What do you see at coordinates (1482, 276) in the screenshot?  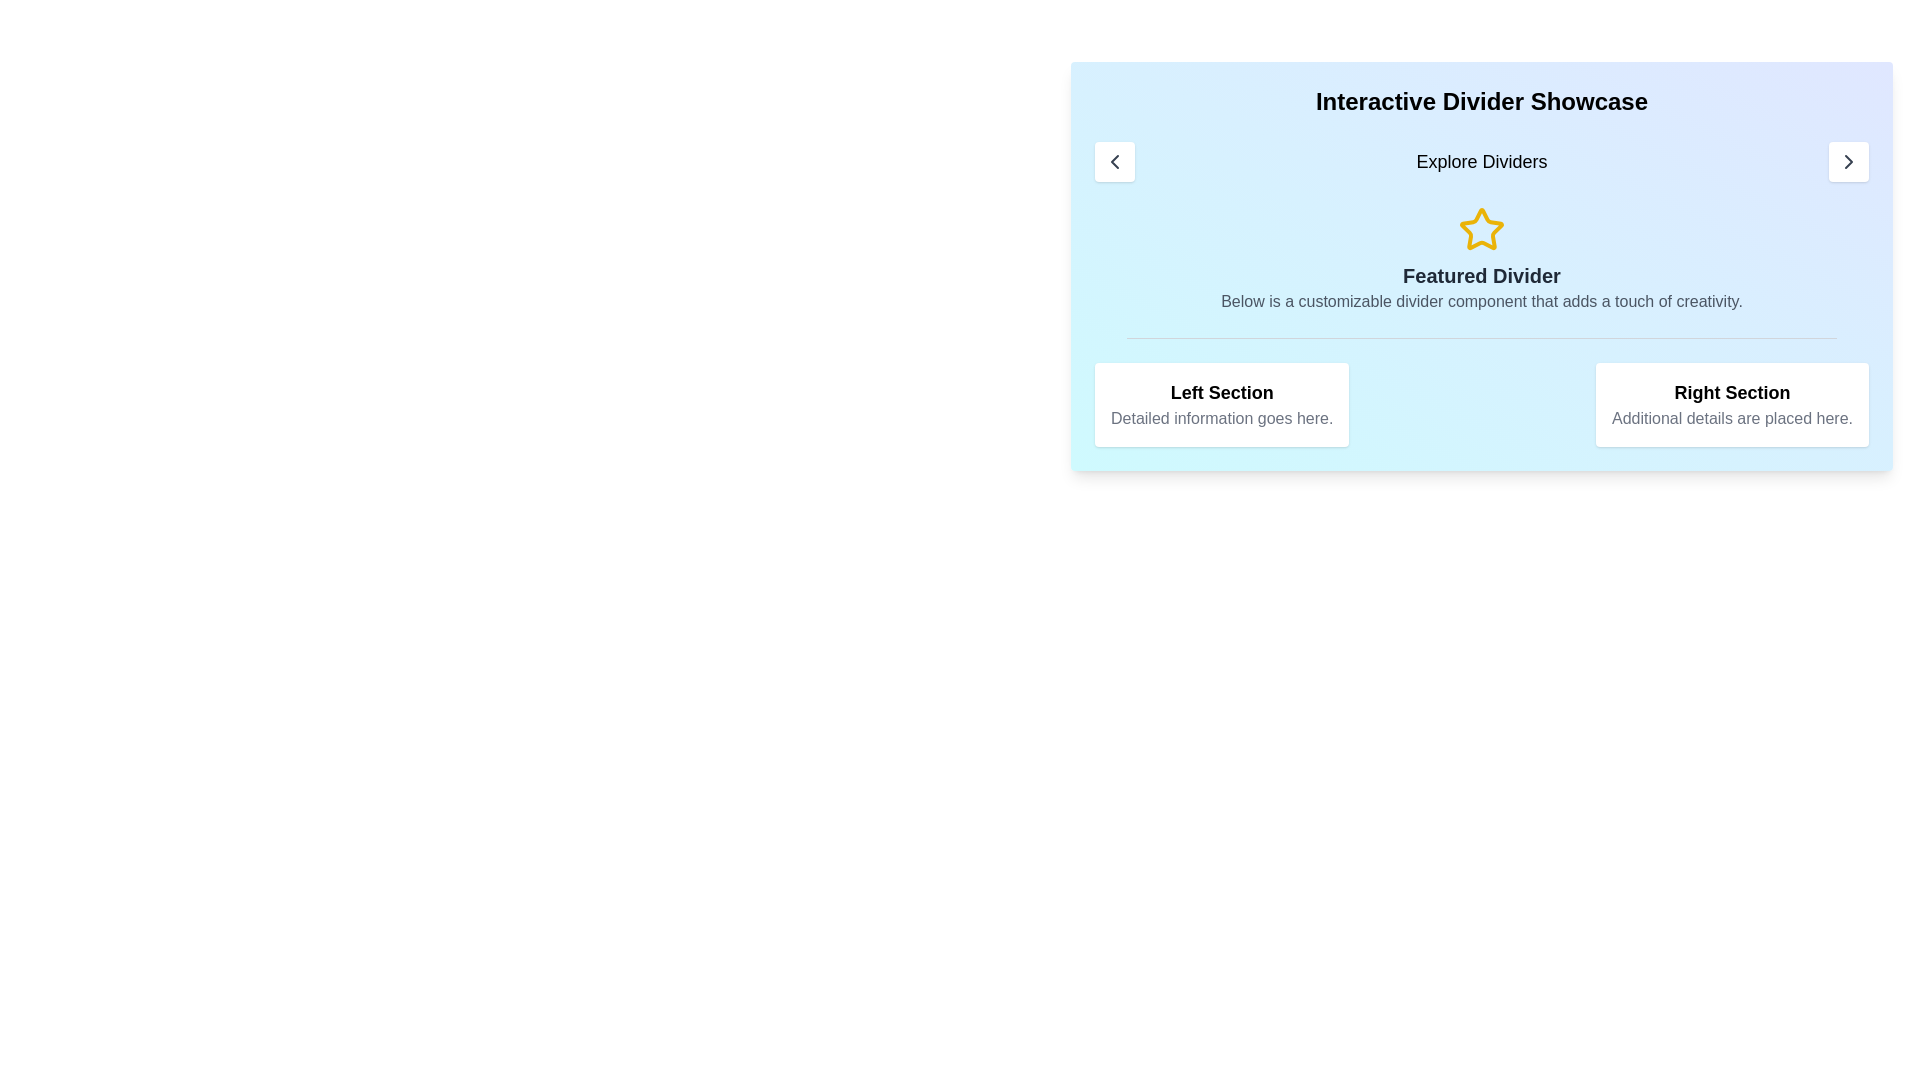 I see `the prominent heading Text Label located beneath a yellow star icon and above a smaller text describing a divider component` at bounding box center [1482, 276].